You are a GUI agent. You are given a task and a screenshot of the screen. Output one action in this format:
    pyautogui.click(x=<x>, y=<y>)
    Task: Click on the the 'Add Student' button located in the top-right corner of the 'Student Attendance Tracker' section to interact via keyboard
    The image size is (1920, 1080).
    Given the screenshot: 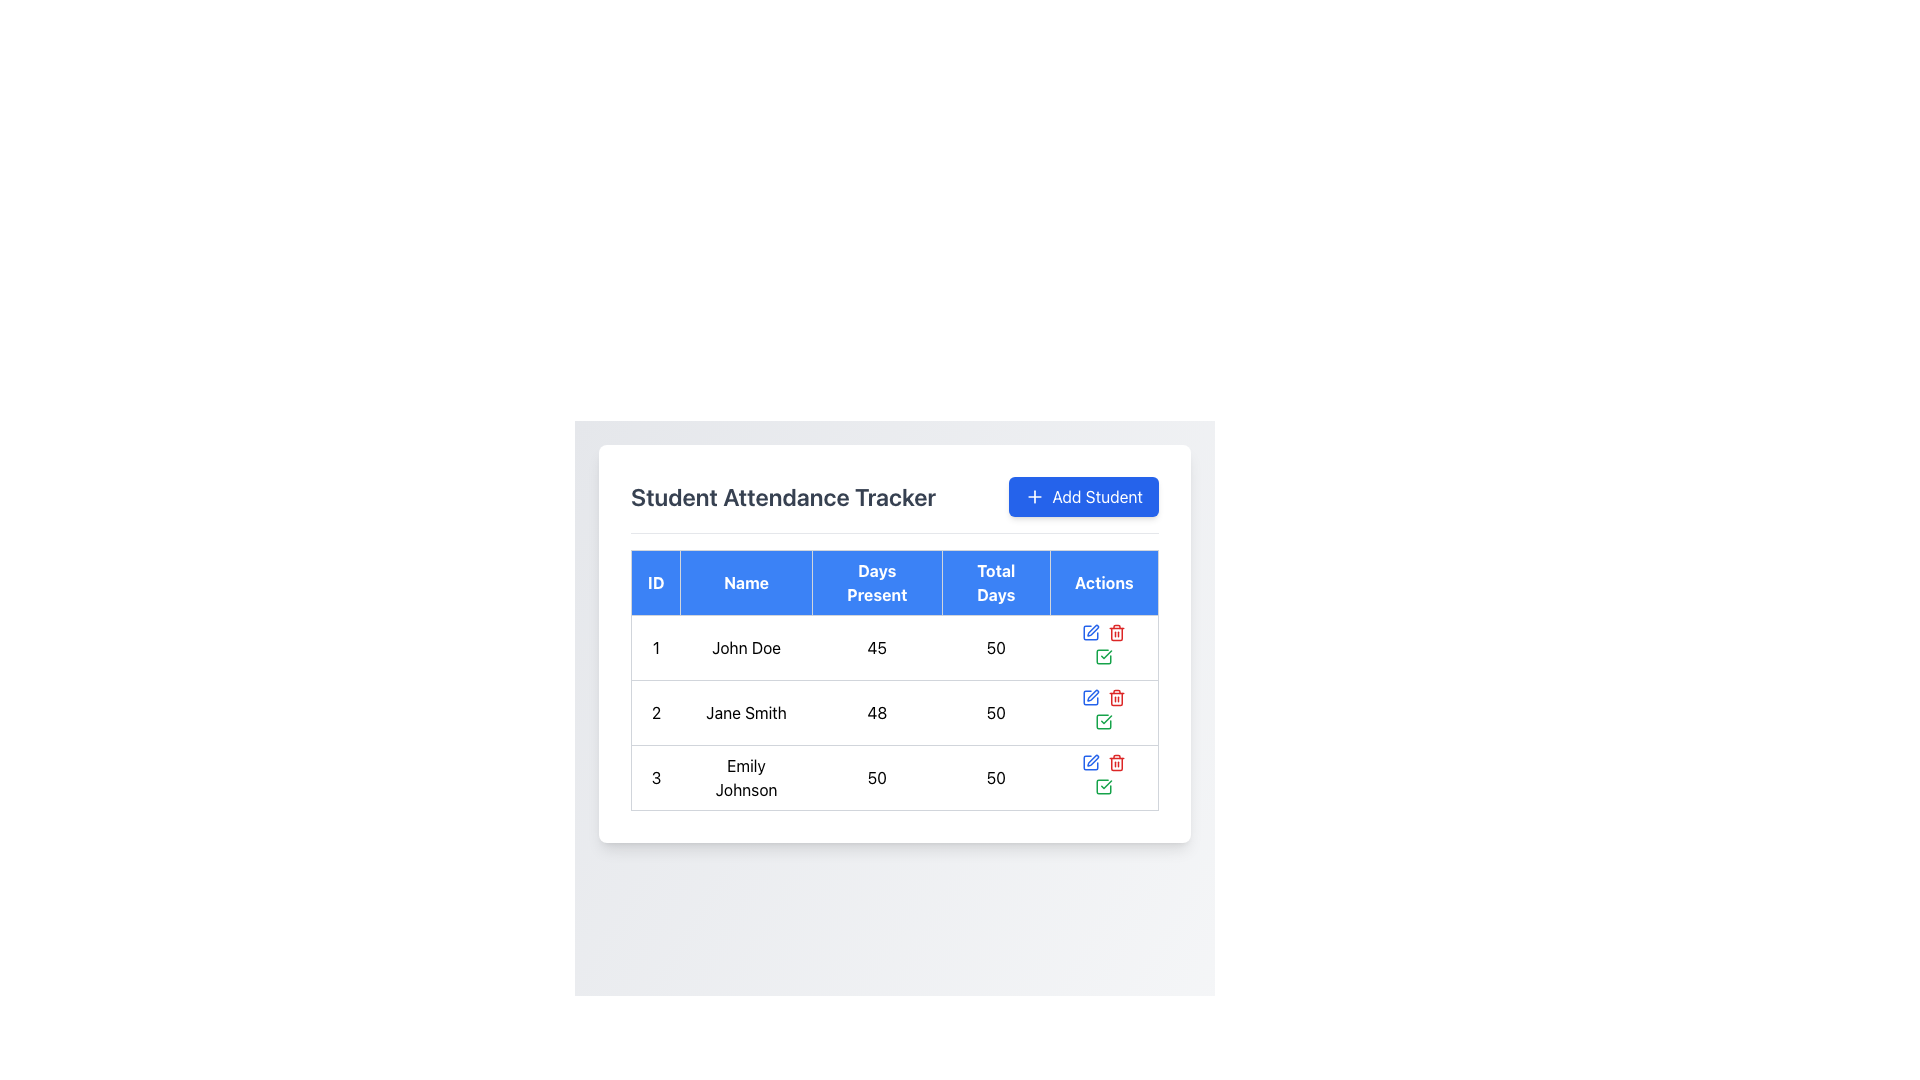 What is the action you would take?
    pyautogui.click(x=1082, y=496)
    